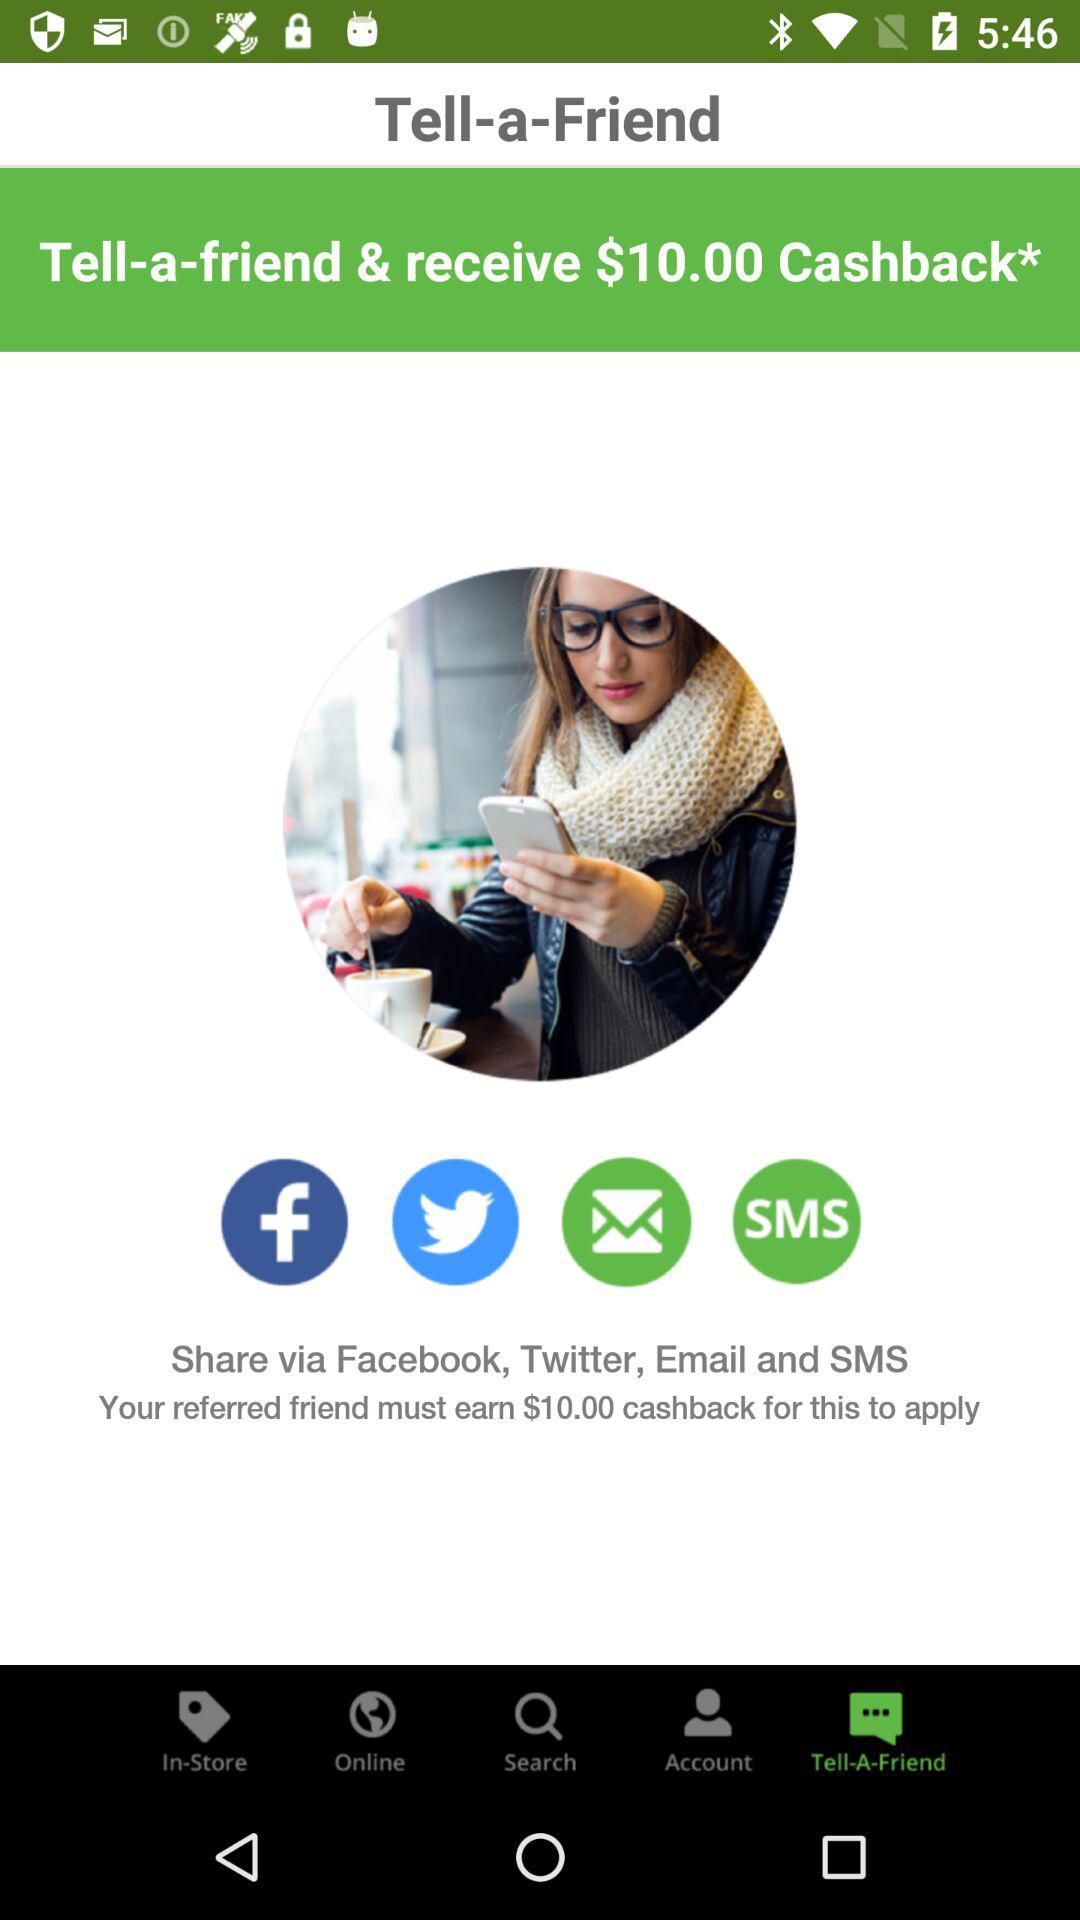 The image size is (1080, 1920). I want to click on twitter link, so click(455, 1221).